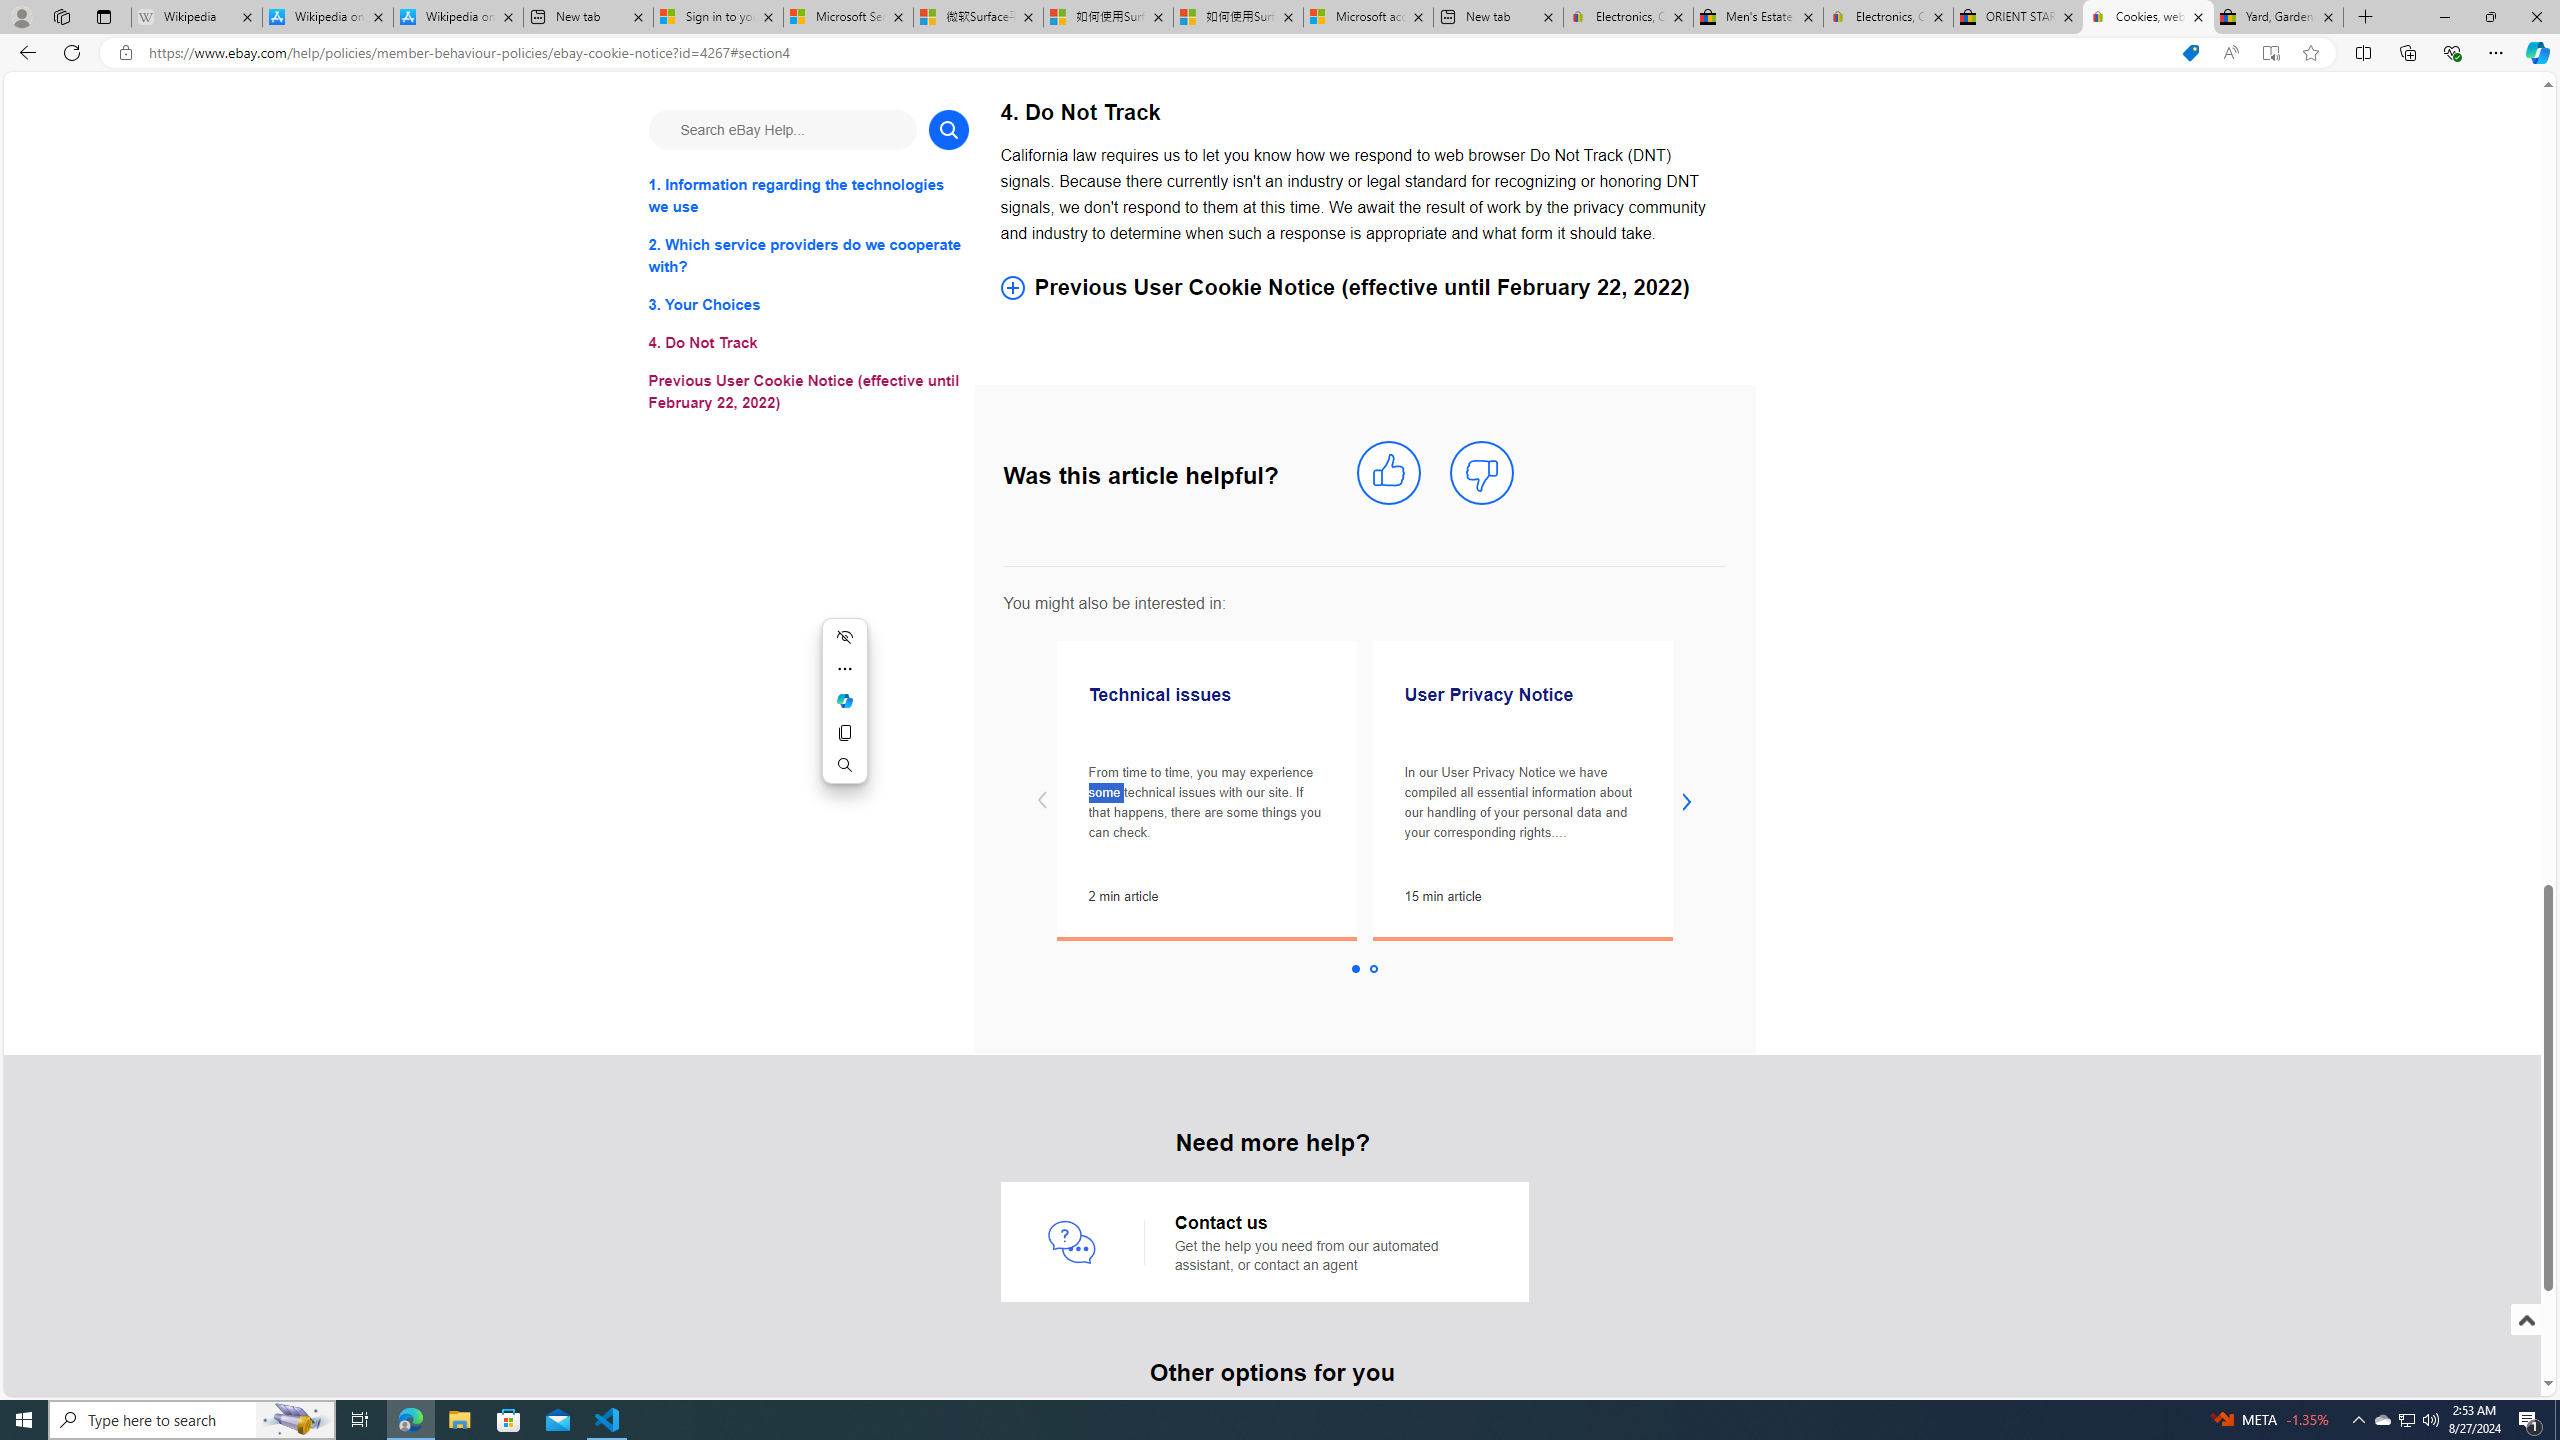 Image resolution: width=2560 pixels, height=1440 pixels. I want to click on 'Search eBay Help...', so click(782, 129).